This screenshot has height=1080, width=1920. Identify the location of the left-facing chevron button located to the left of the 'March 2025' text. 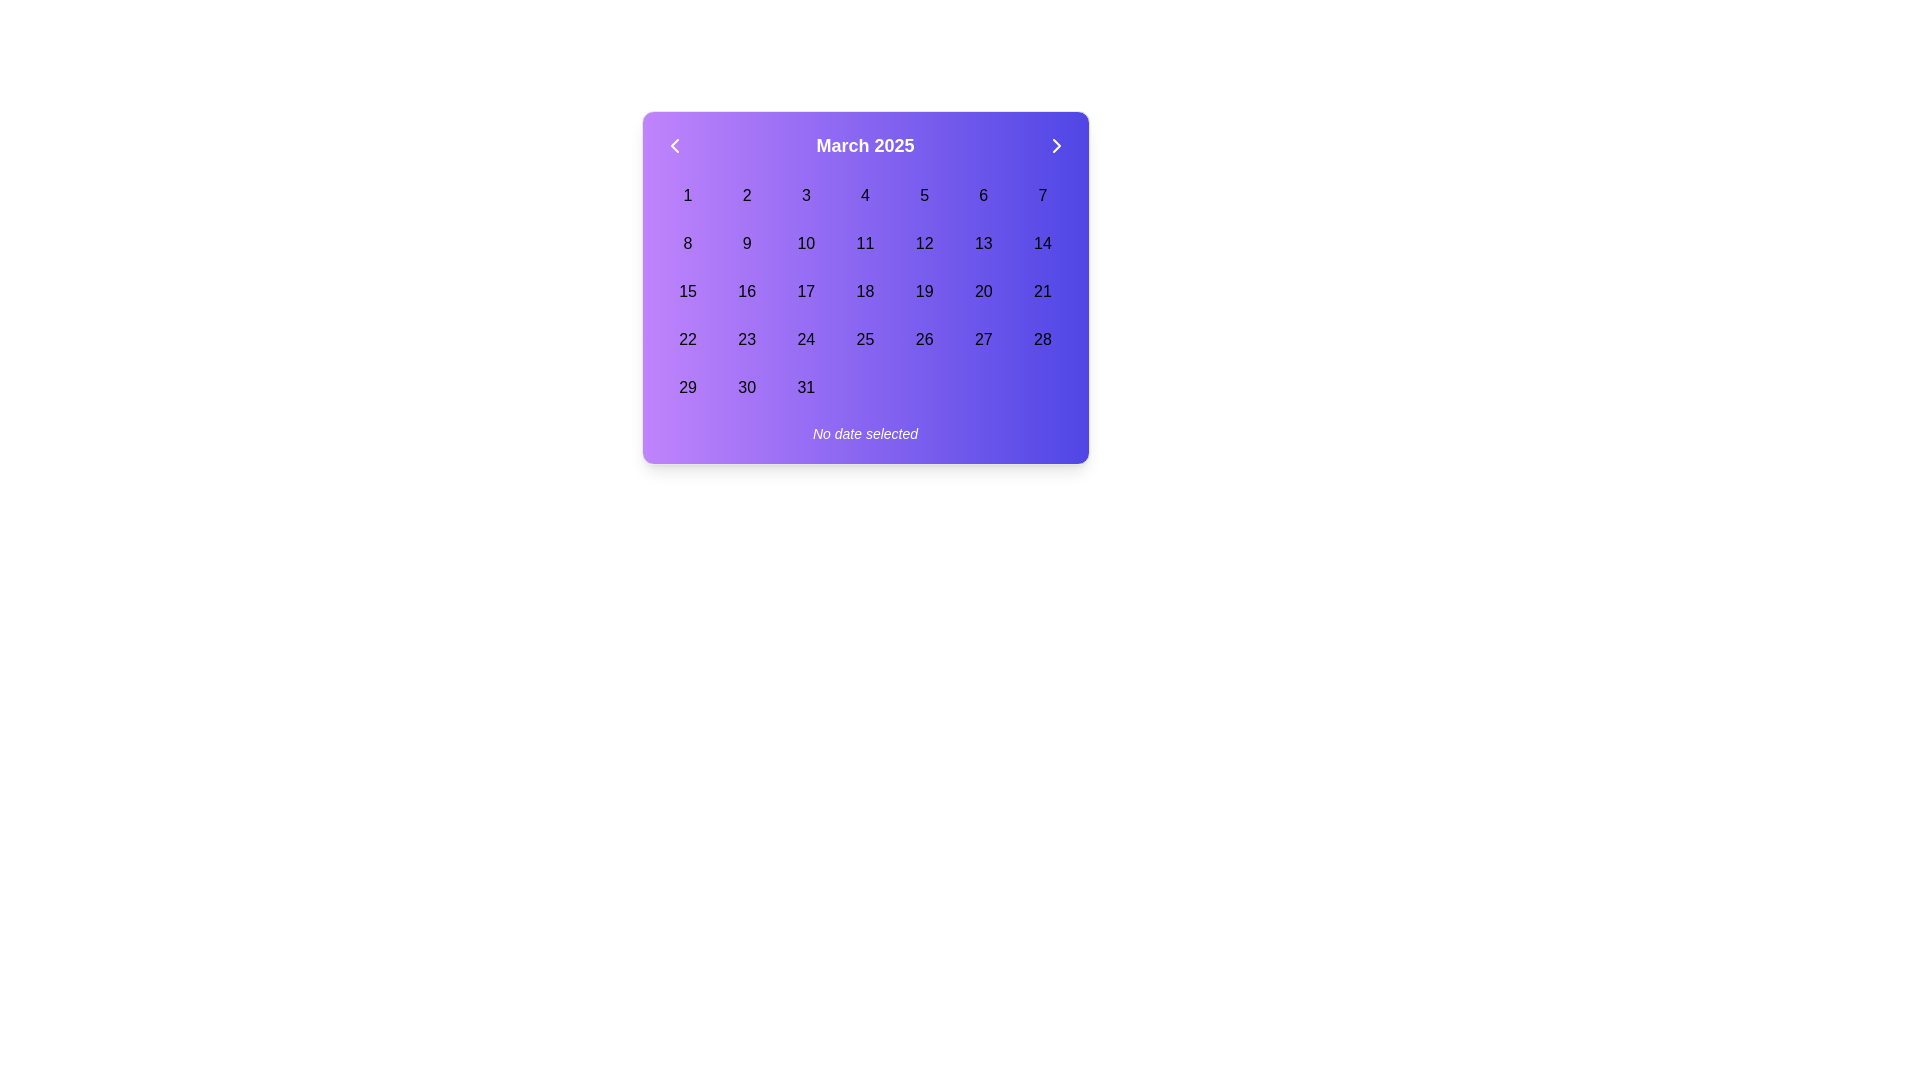
(674, 145).